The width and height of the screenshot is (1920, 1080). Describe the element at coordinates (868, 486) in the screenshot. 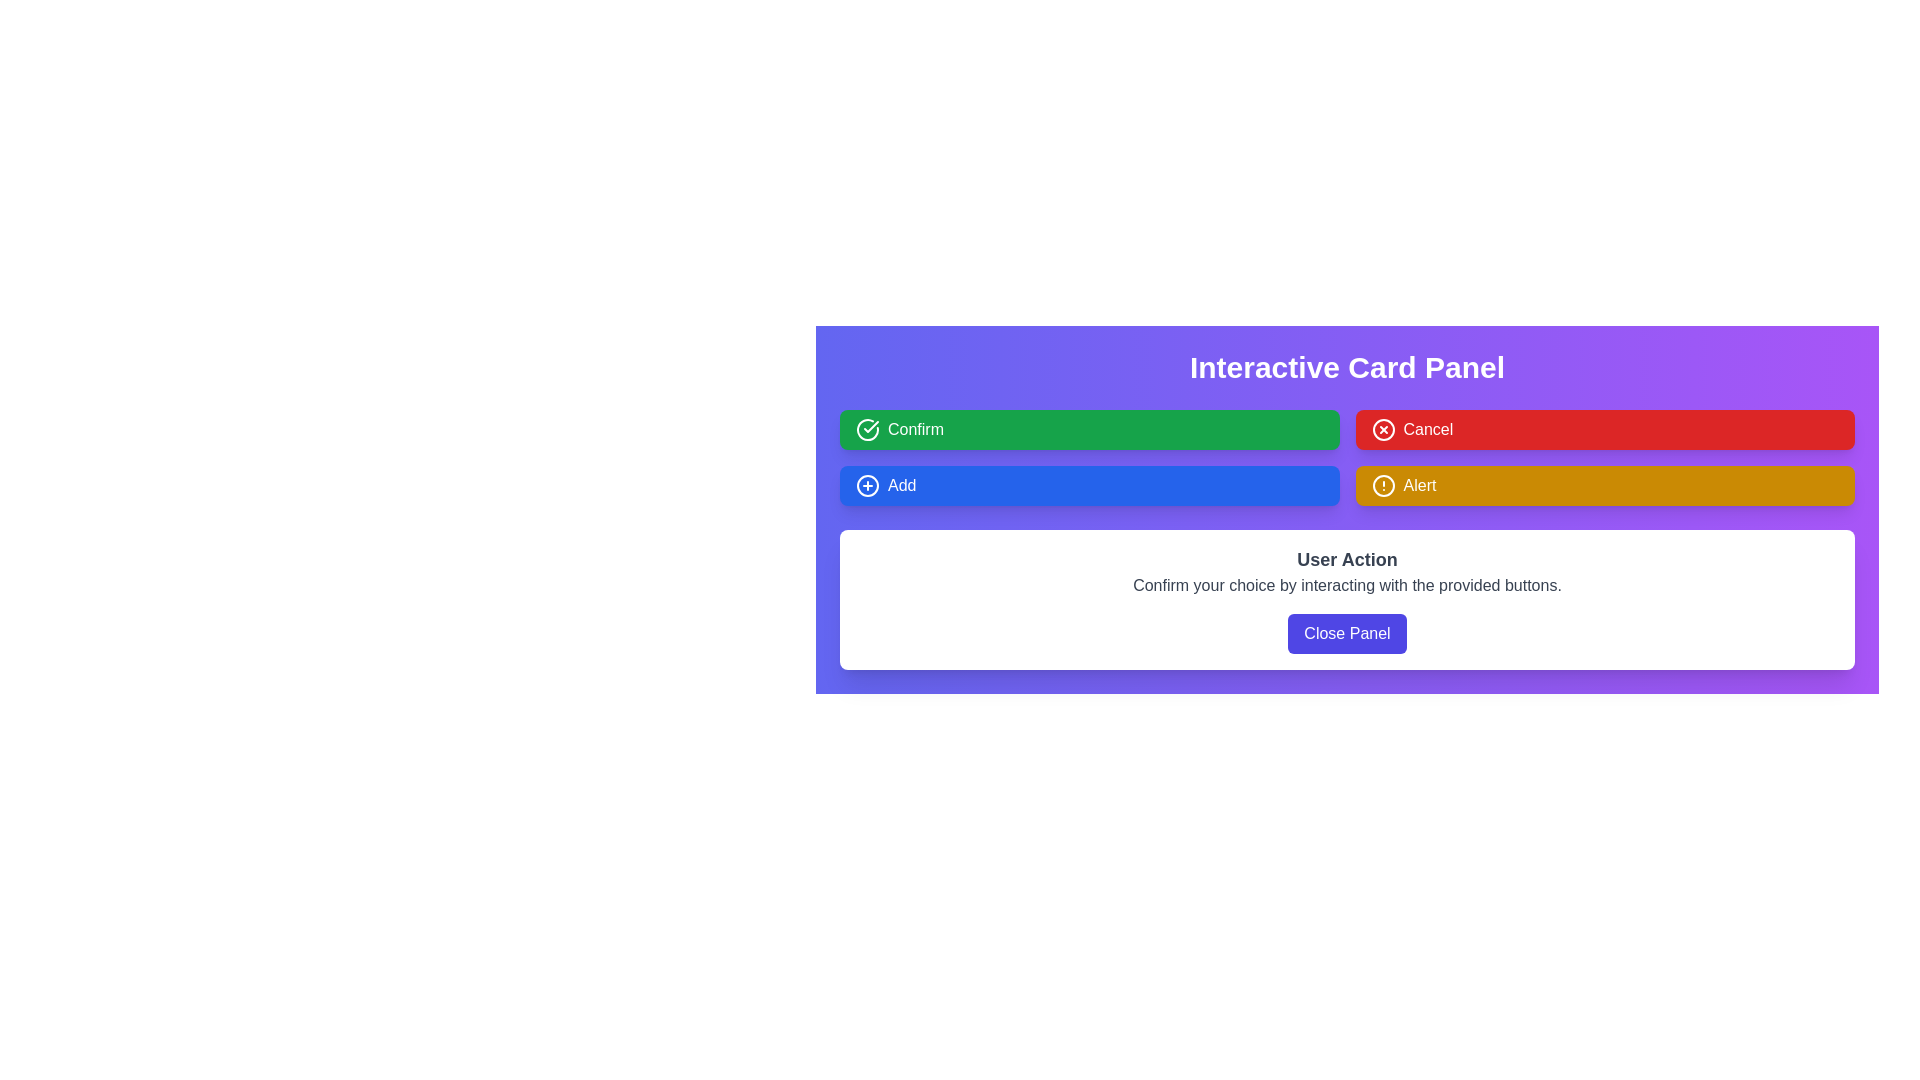

I see `the circular icon within the interactive button that indicates an 'Add' action` at that location.